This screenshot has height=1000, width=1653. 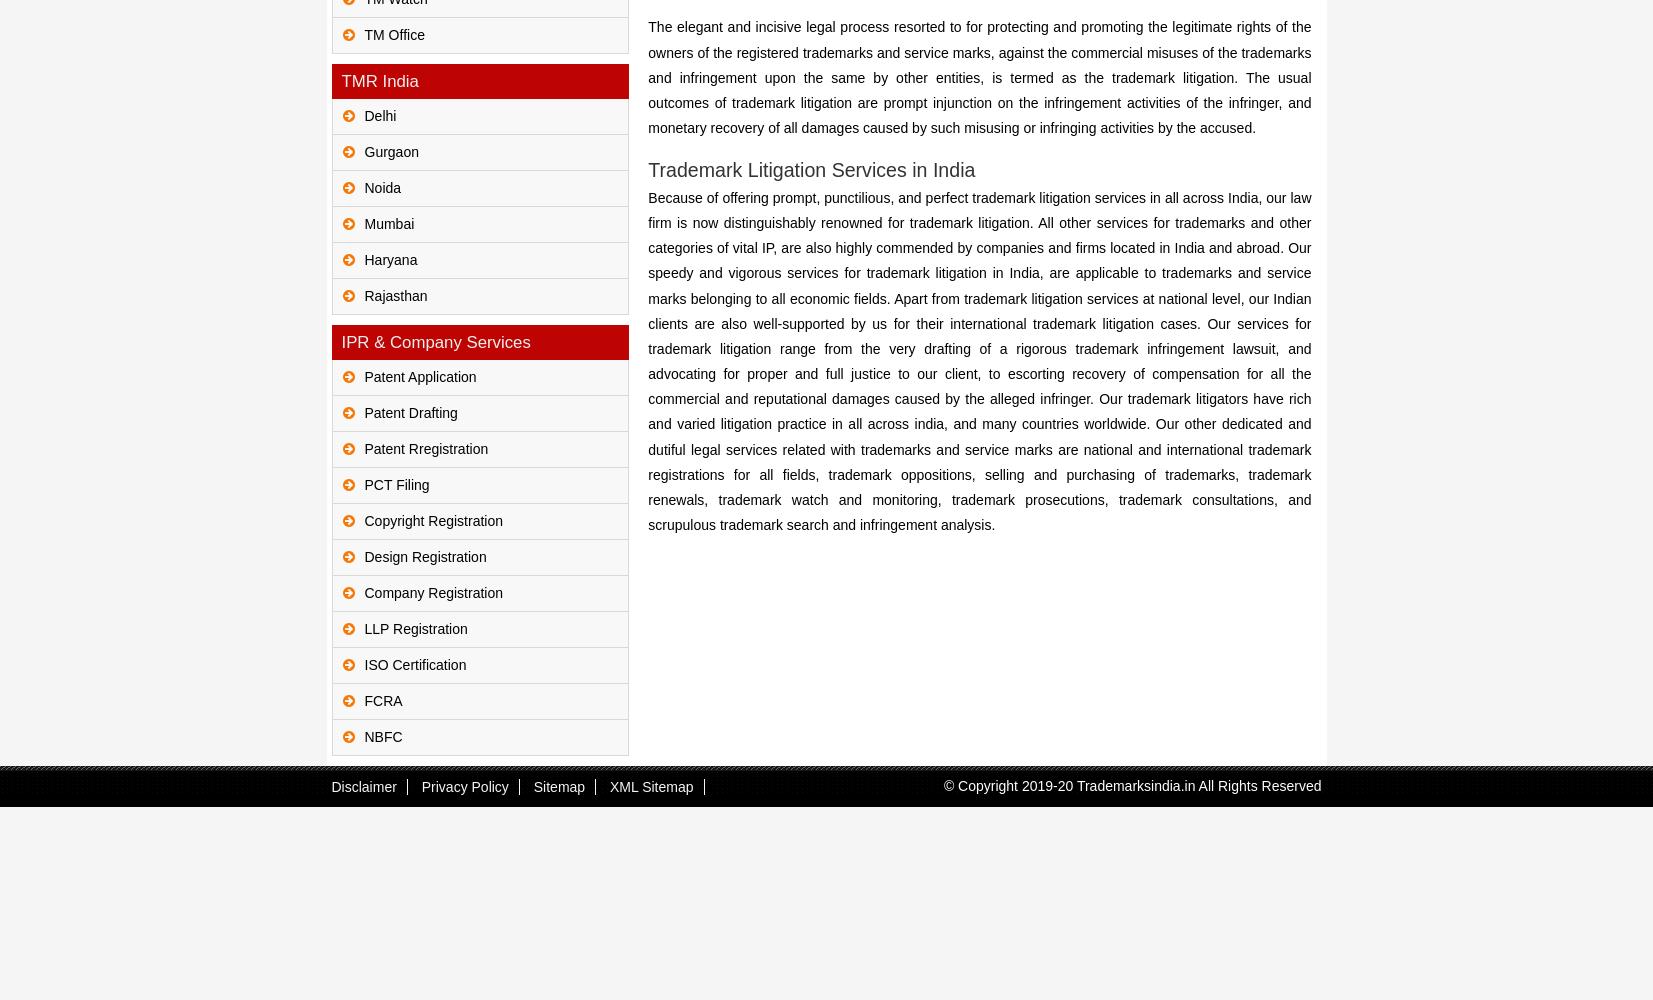 I want to click on 'XML Sitemap', so click(x=650, y=787).